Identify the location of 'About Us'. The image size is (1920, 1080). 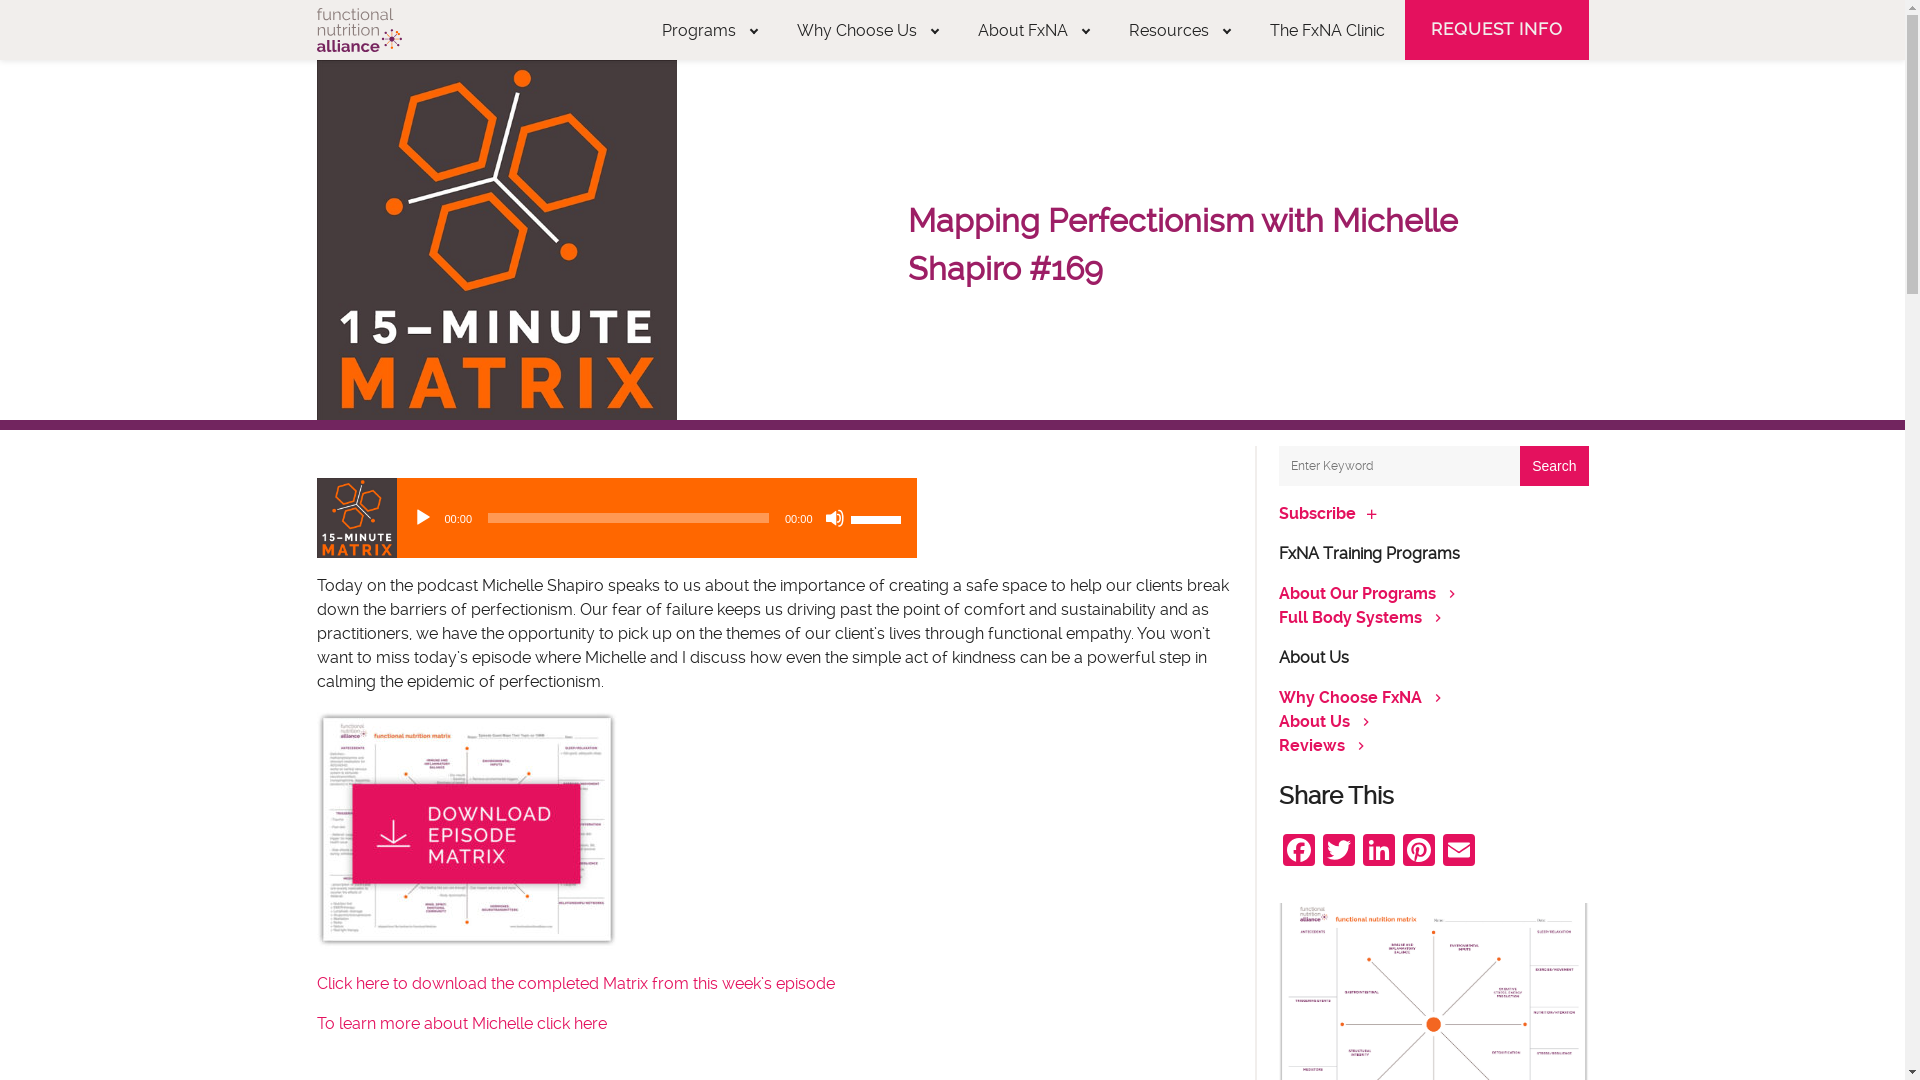
(1313, 721).